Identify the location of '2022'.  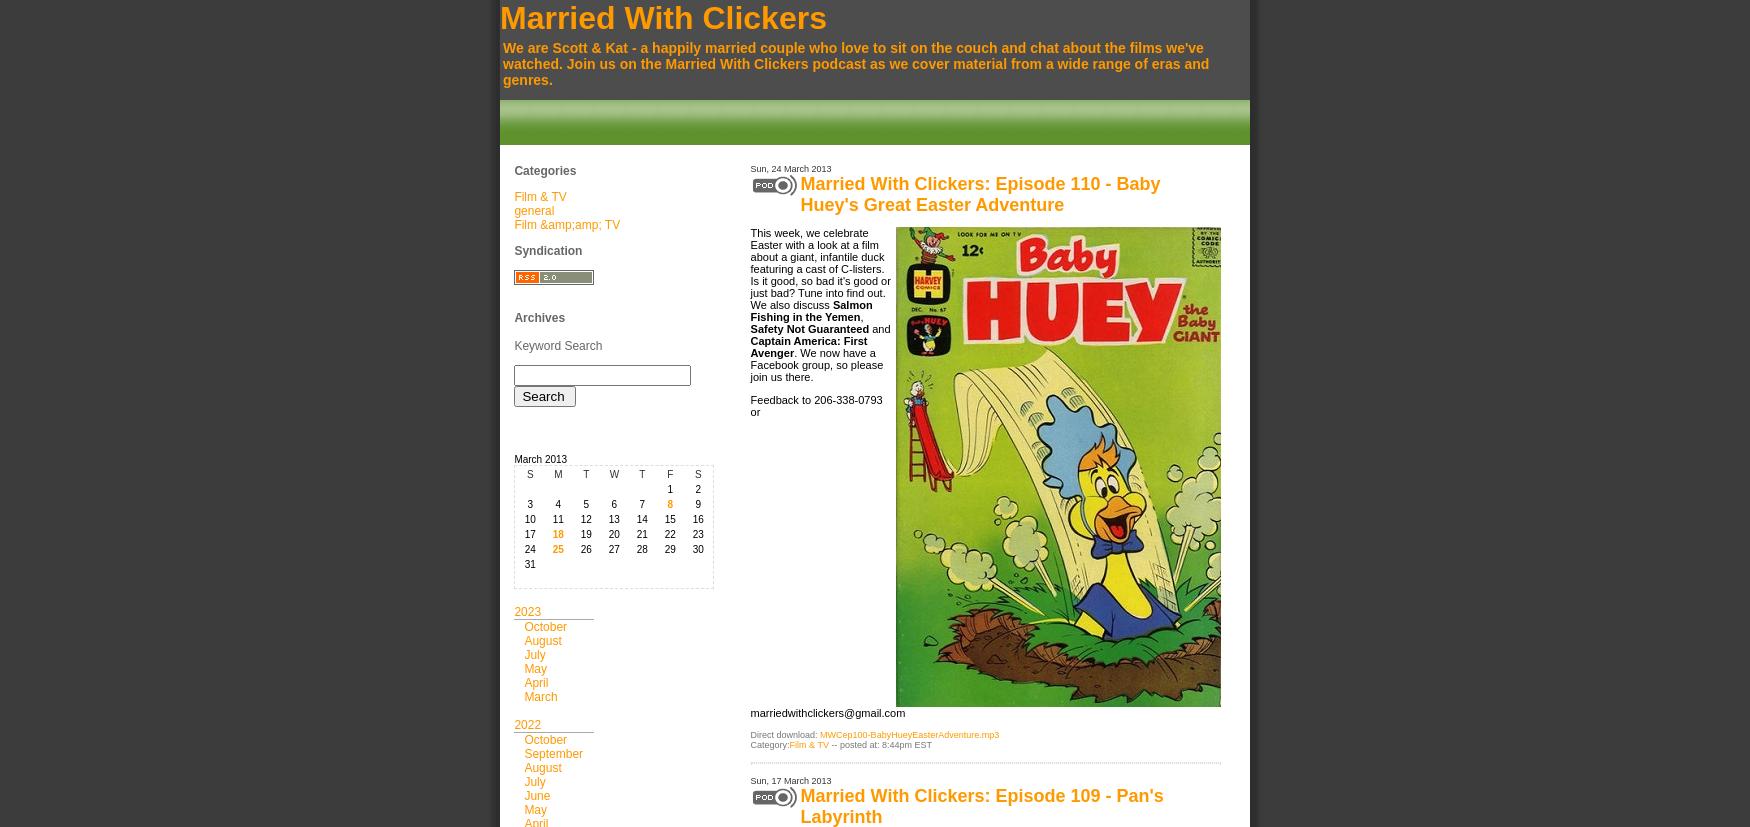
(526, 724).